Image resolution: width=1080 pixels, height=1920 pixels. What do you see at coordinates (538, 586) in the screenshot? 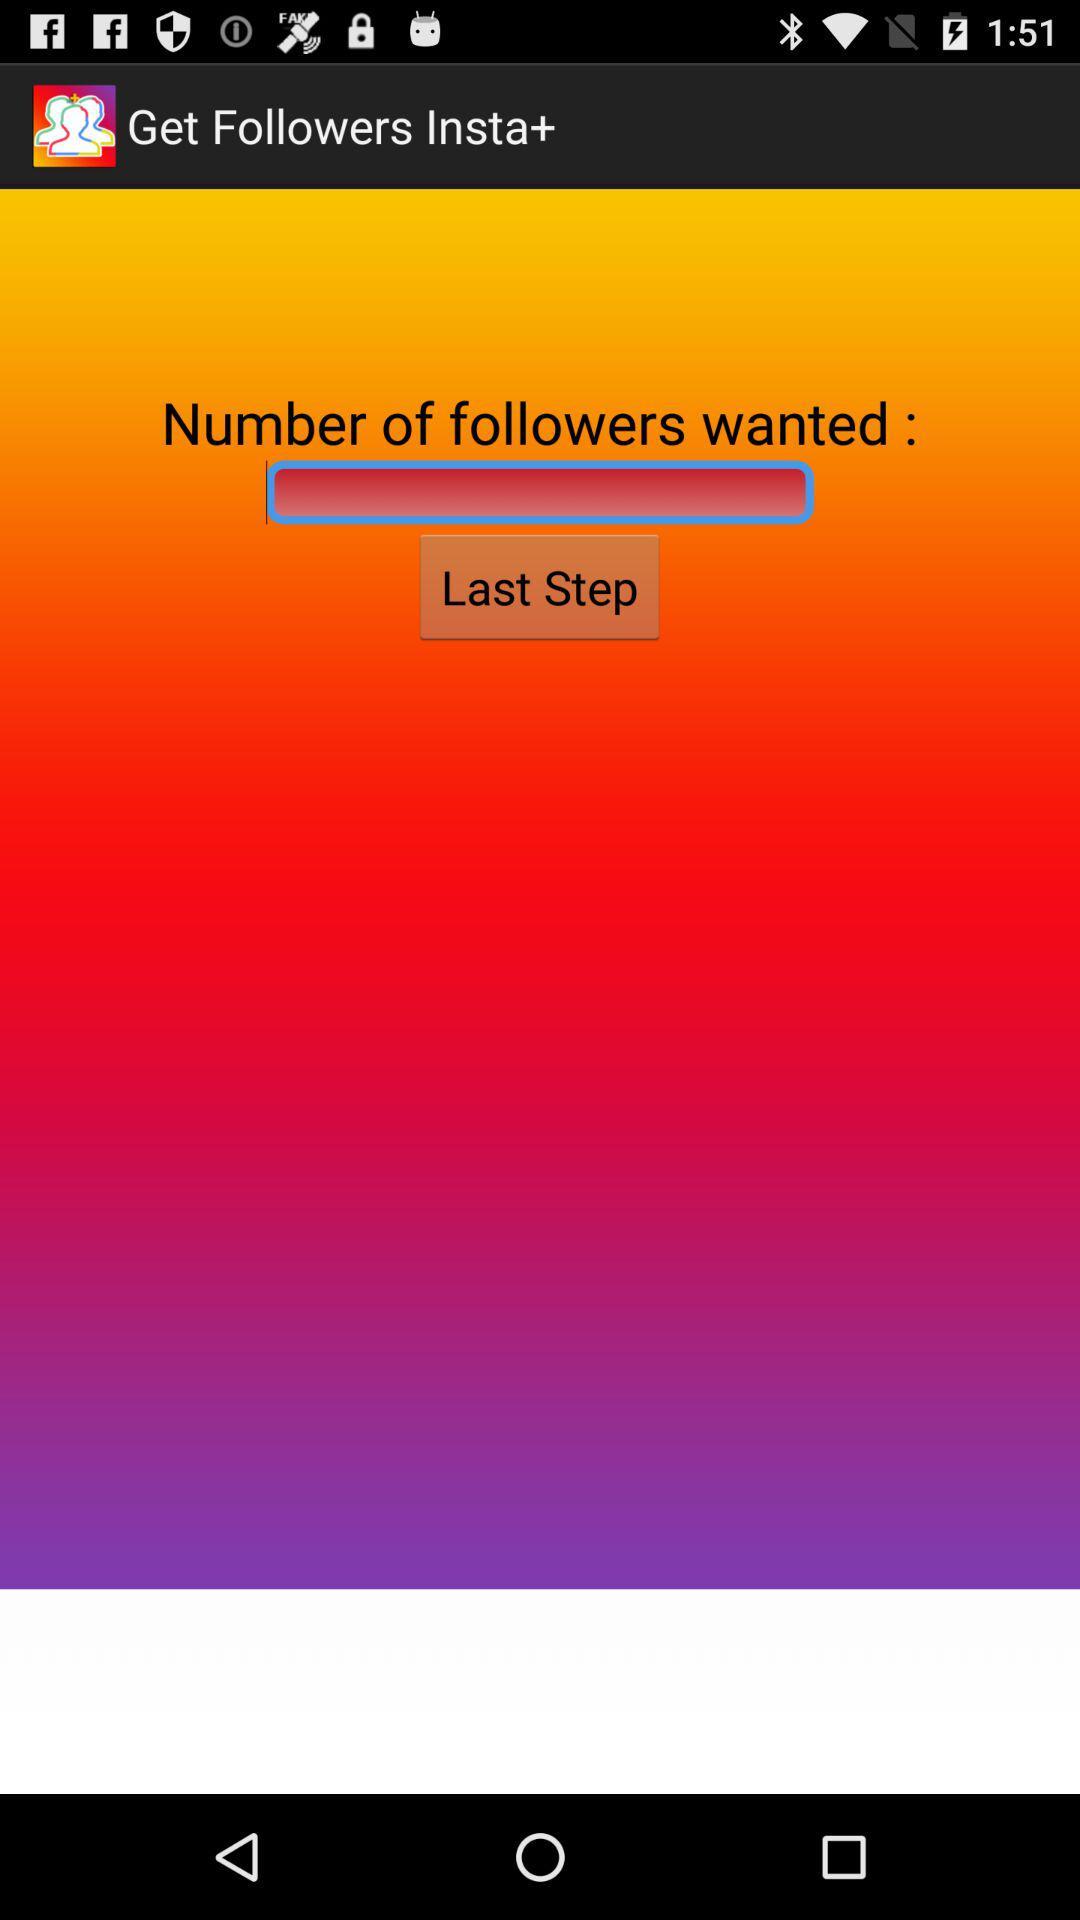
I see `the last step item` at bounding box center [538, 586].